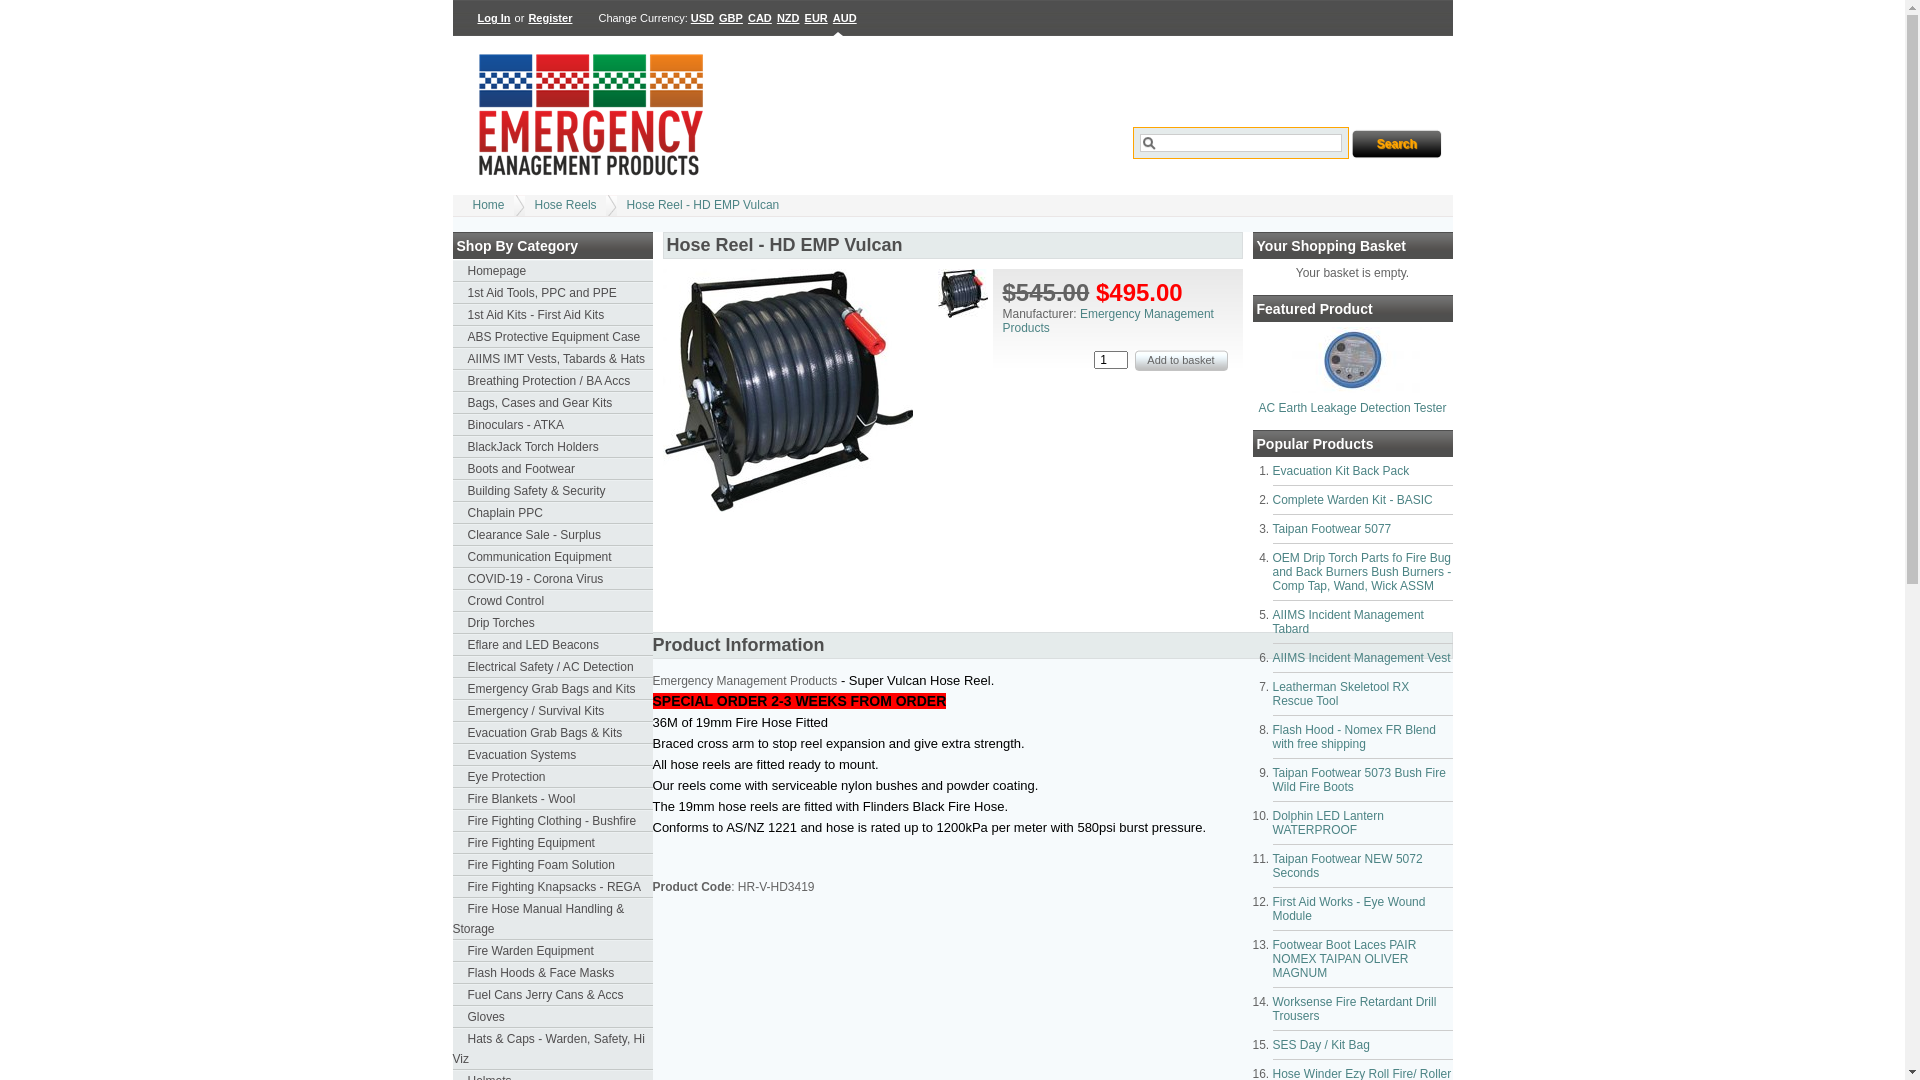  Describe the element at coordinates (552, 534) in the screenshot. I see `'Clearance Sale - Surplus'` at that location.